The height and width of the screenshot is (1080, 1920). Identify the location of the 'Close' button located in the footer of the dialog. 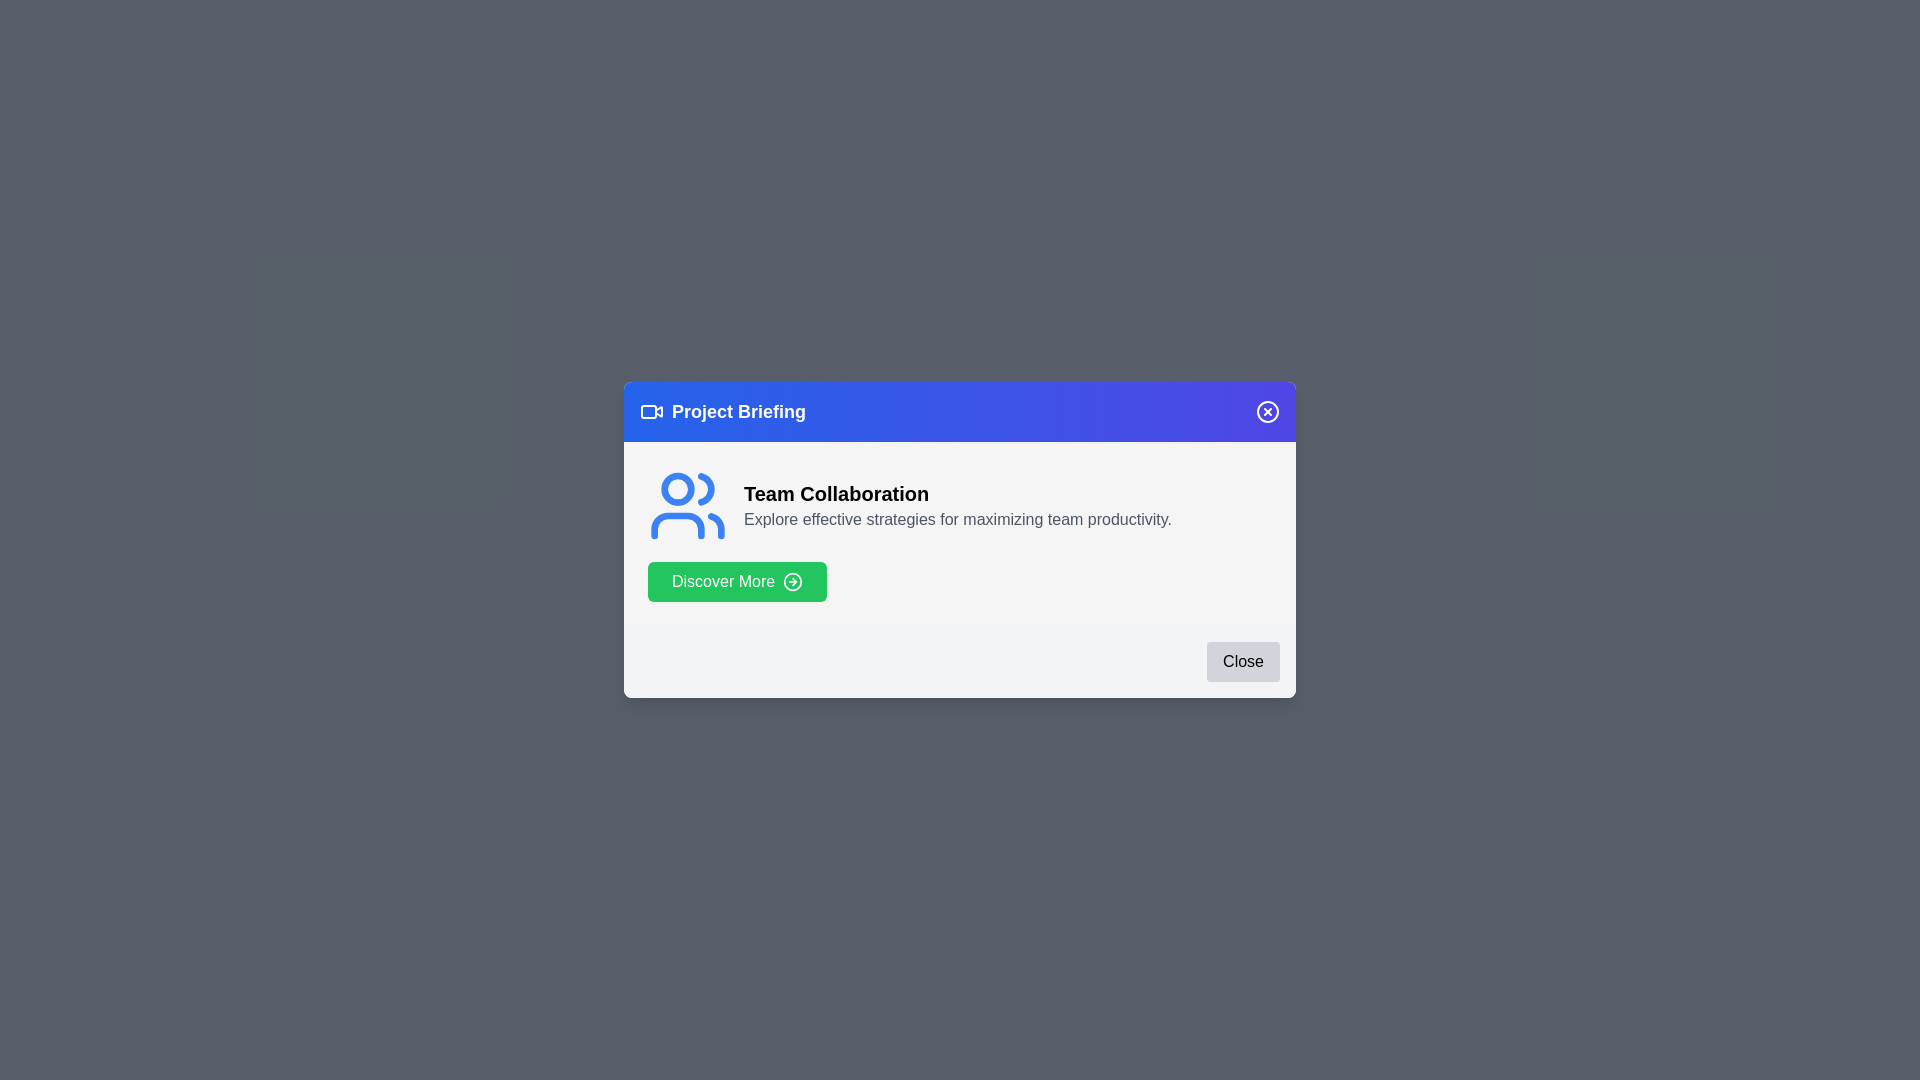
(1242, 662).